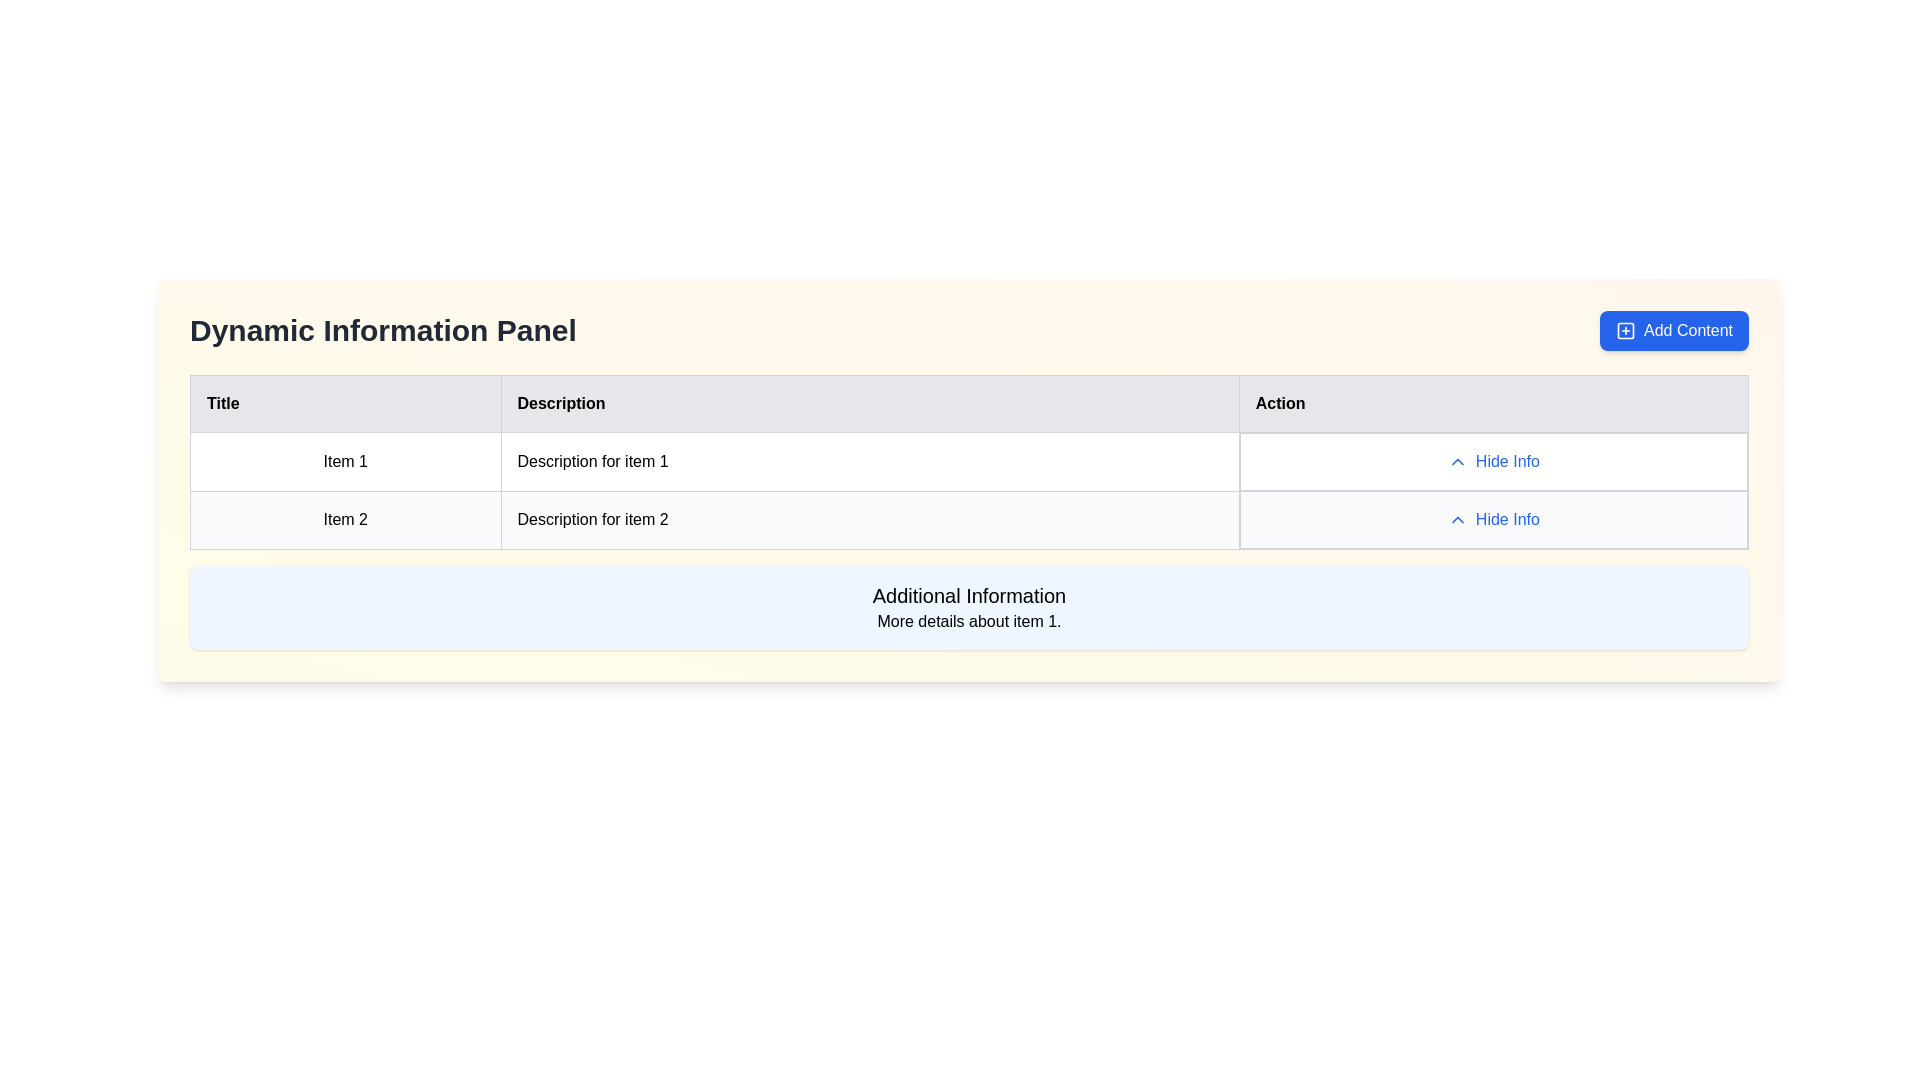 The image size is (1920, 1080). Describe the element at coordinates (969, 595) in the screenshot. I see `the Text label that serves as a heading or title, positioned directly above the details of item 1` at that location.